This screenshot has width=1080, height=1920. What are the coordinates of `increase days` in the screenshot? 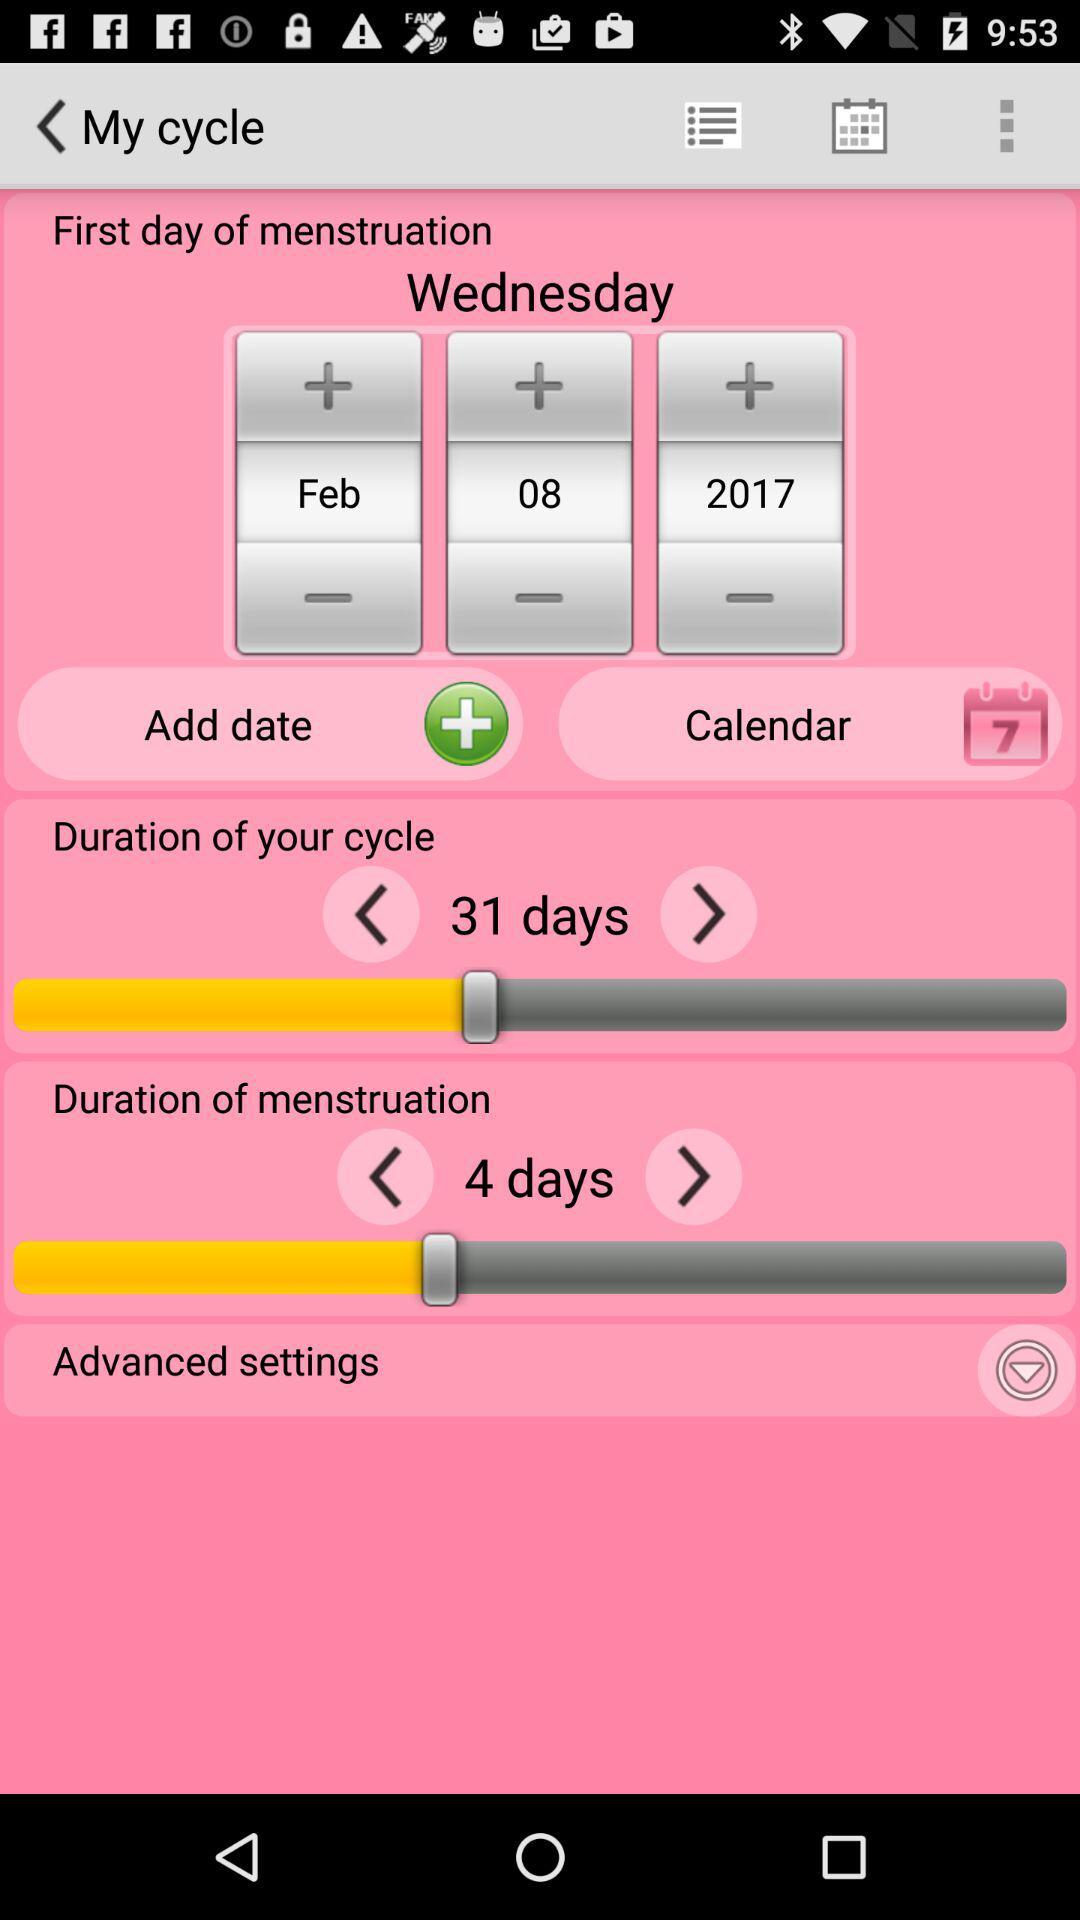 It's located at (692, 1176).